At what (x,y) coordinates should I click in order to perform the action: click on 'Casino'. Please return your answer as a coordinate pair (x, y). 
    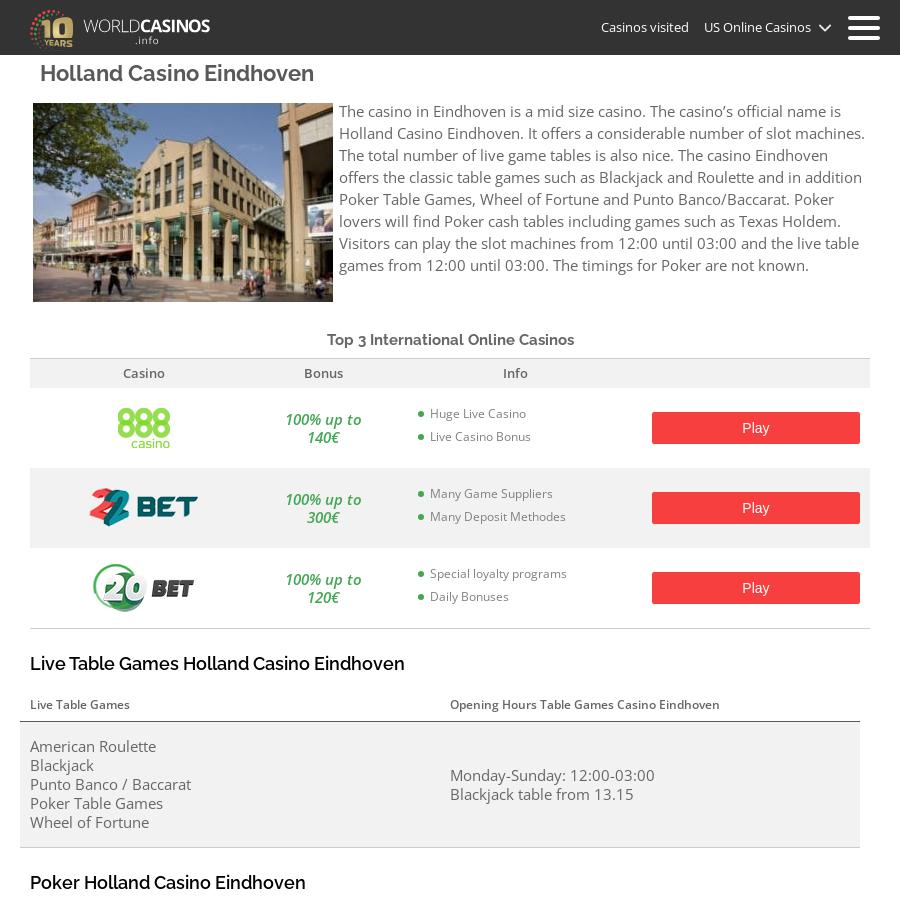
    Looking at the image, I should click on (144, 372).